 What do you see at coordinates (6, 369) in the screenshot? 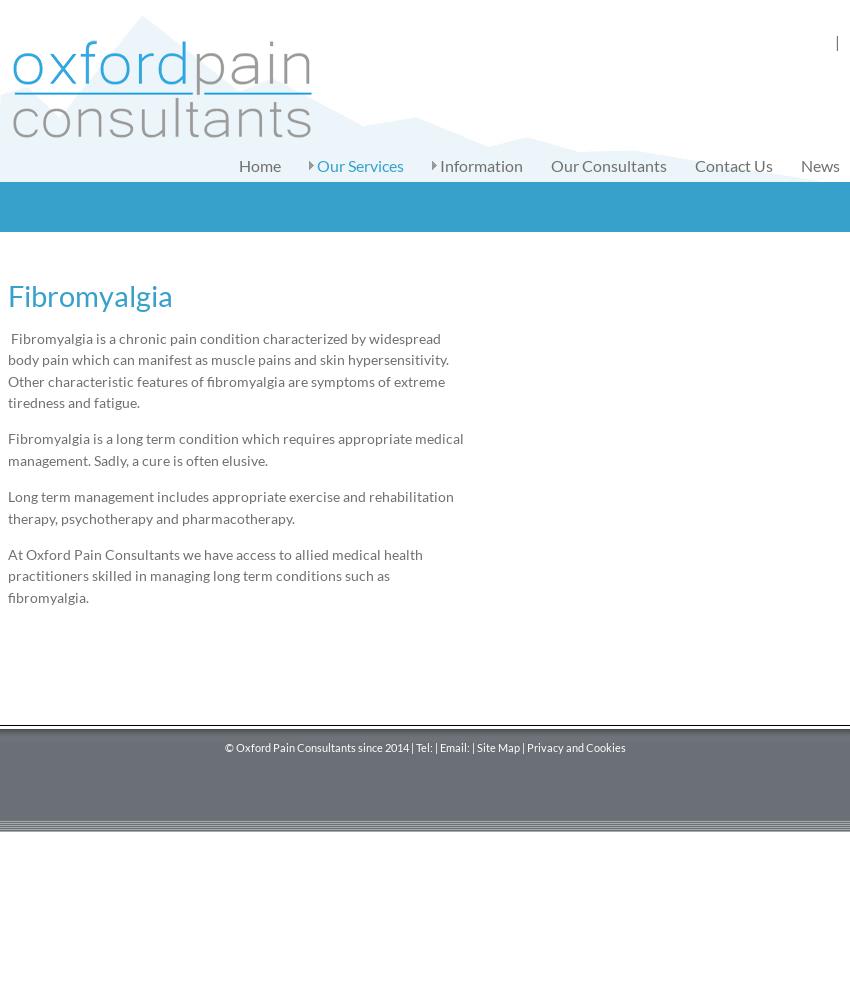
I see `'Fibromyalgia is a chronic pain condition characterized by widespread body pain which can manifest as muscle pains and skin hypersensitivity. Other characteristic features of fibromyalgia are symptoms of extreme tiredness and fatigue.'` at bounding box center [6, 369].